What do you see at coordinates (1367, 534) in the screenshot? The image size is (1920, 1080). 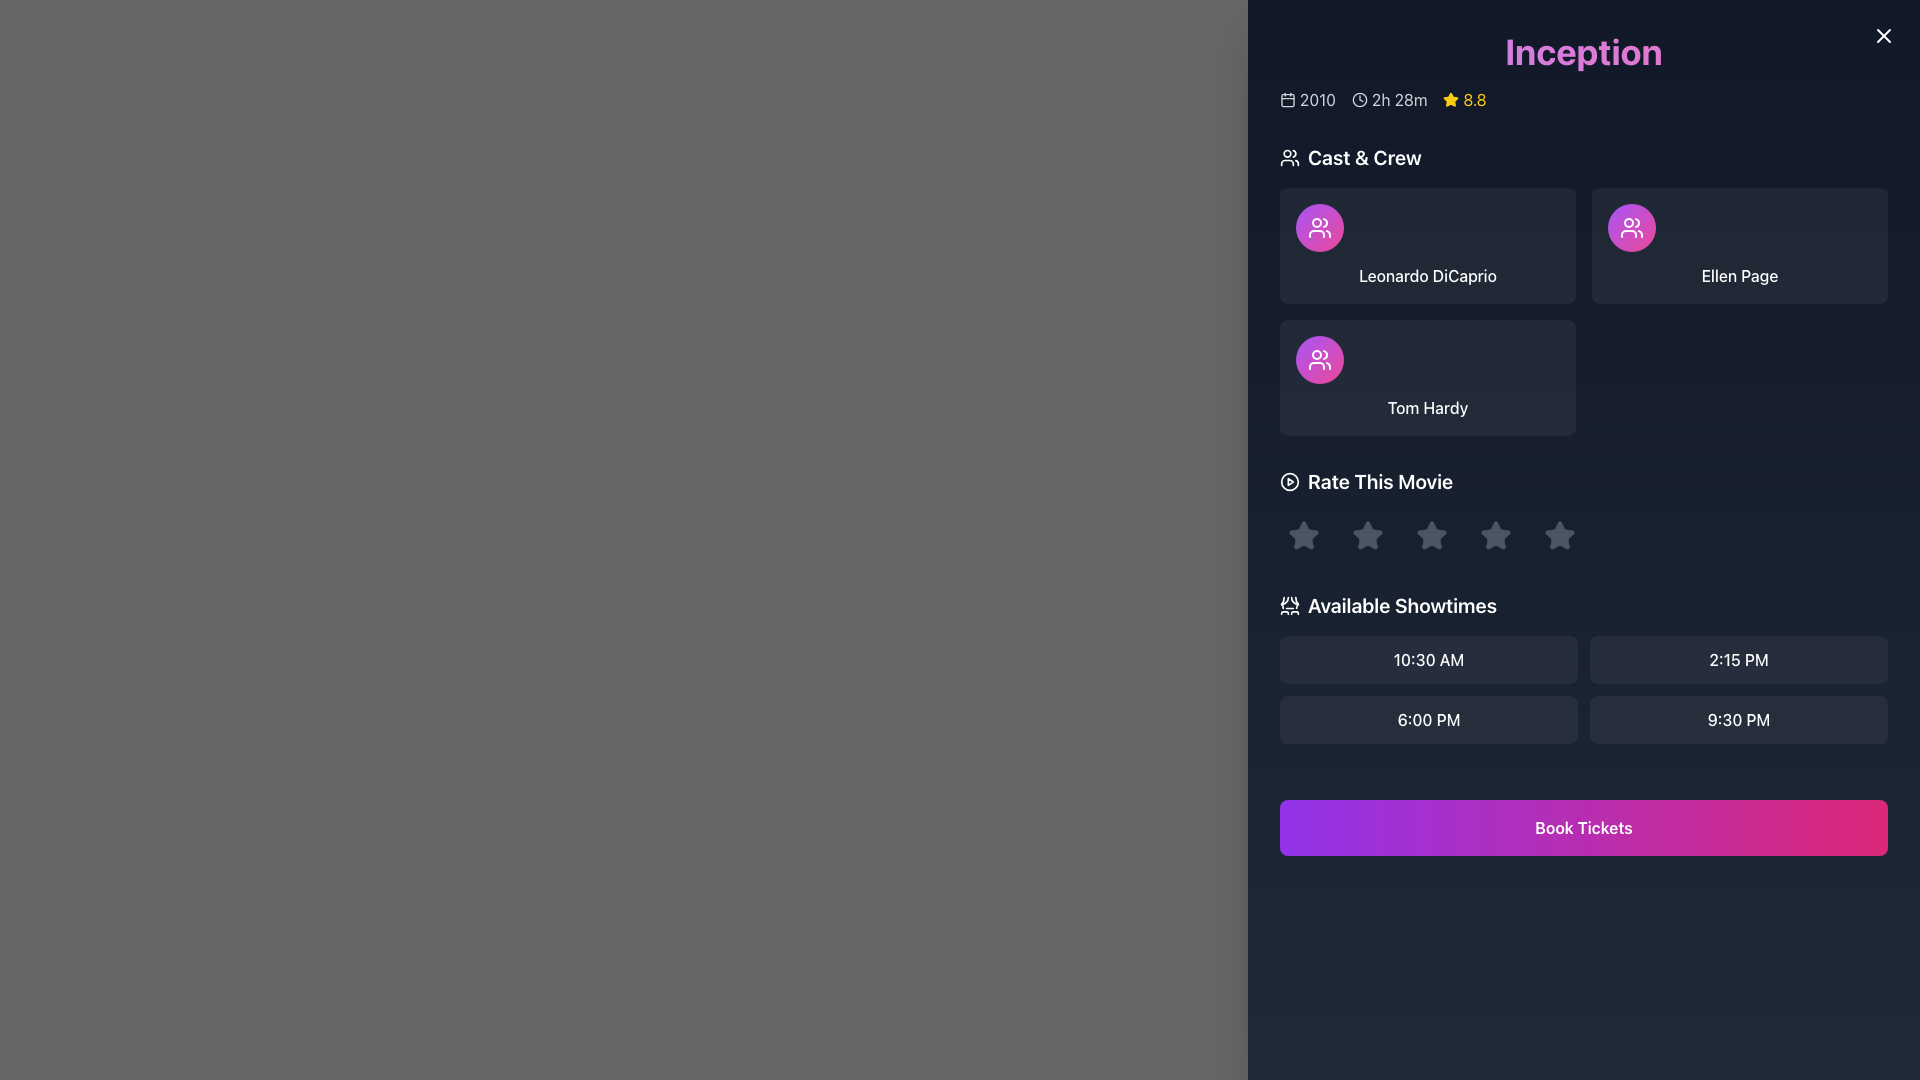 I see `the second star in the row of five rating stars` at bounding box center [1367, 534].